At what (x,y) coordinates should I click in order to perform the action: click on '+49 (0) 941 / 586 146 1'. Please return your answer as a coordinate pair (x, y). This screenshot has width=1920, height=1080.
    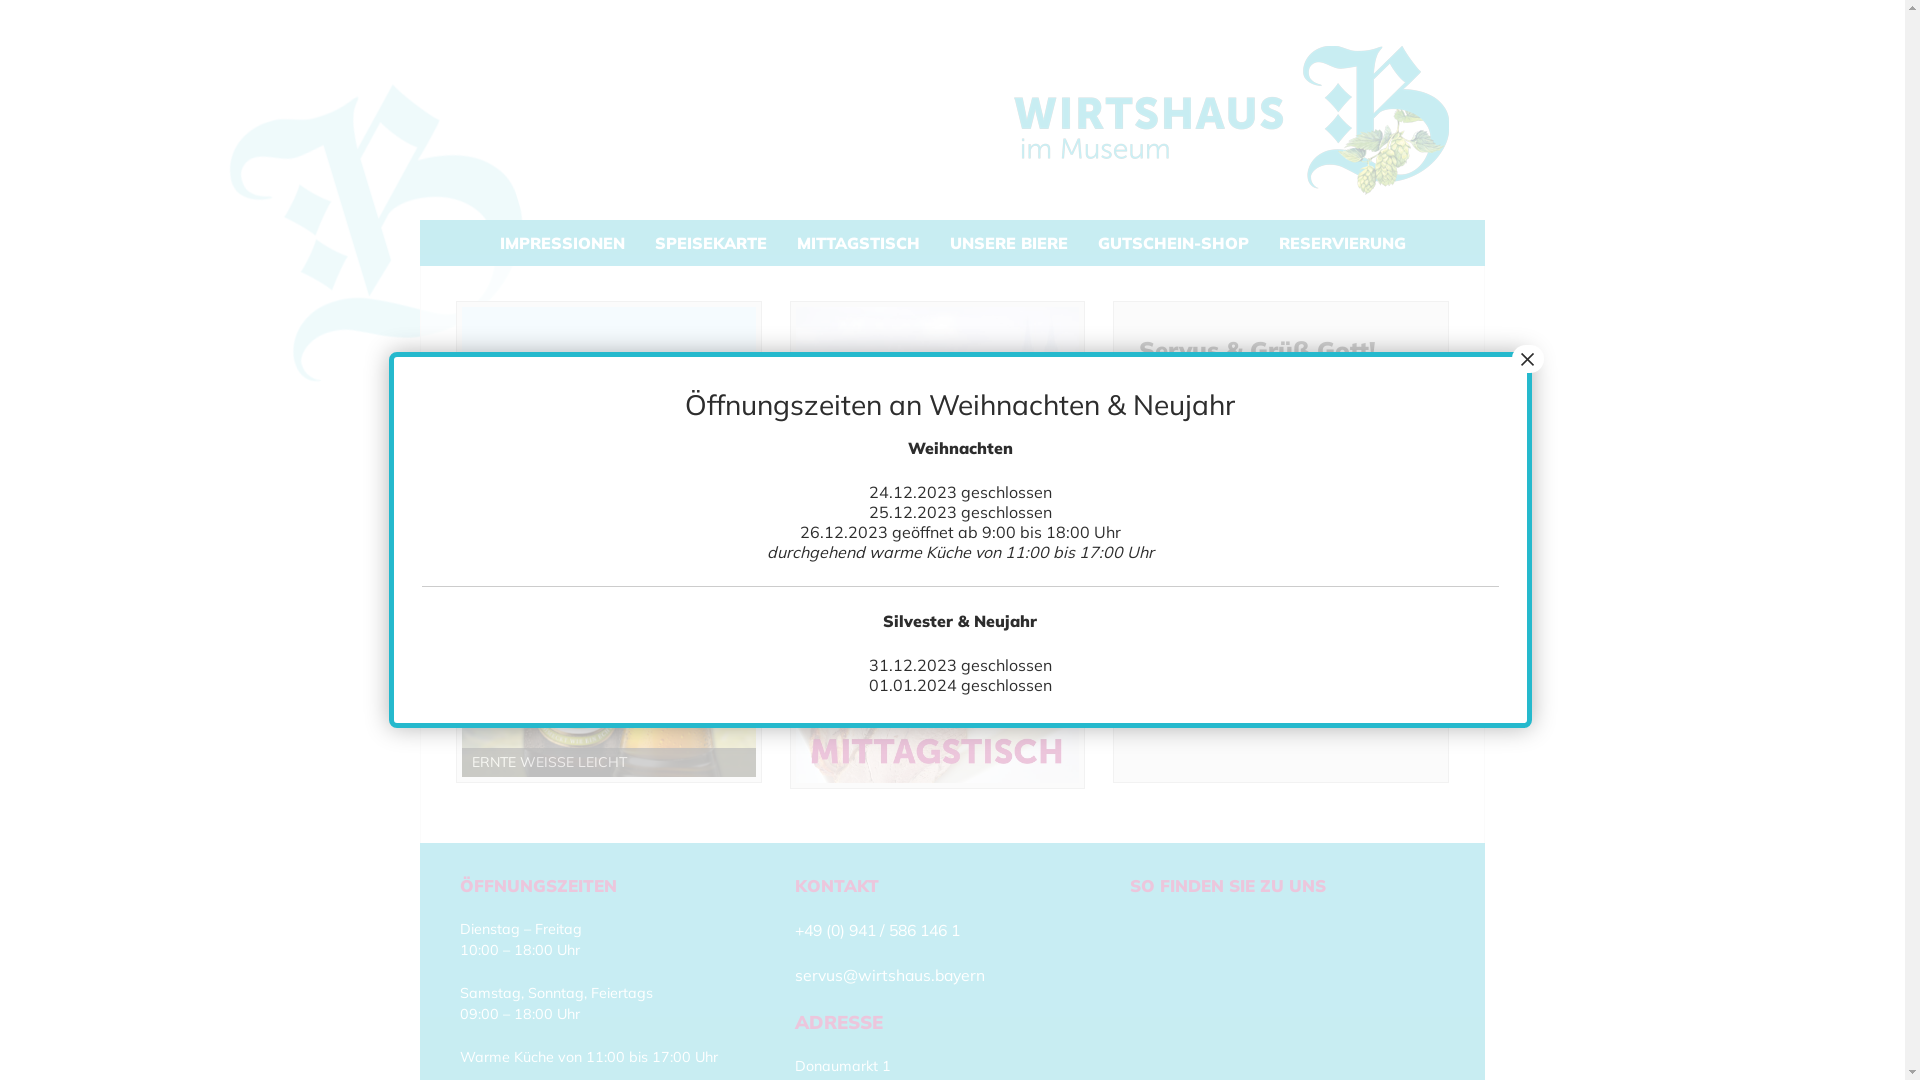
    Looking at the image, I should click on (794, 929).